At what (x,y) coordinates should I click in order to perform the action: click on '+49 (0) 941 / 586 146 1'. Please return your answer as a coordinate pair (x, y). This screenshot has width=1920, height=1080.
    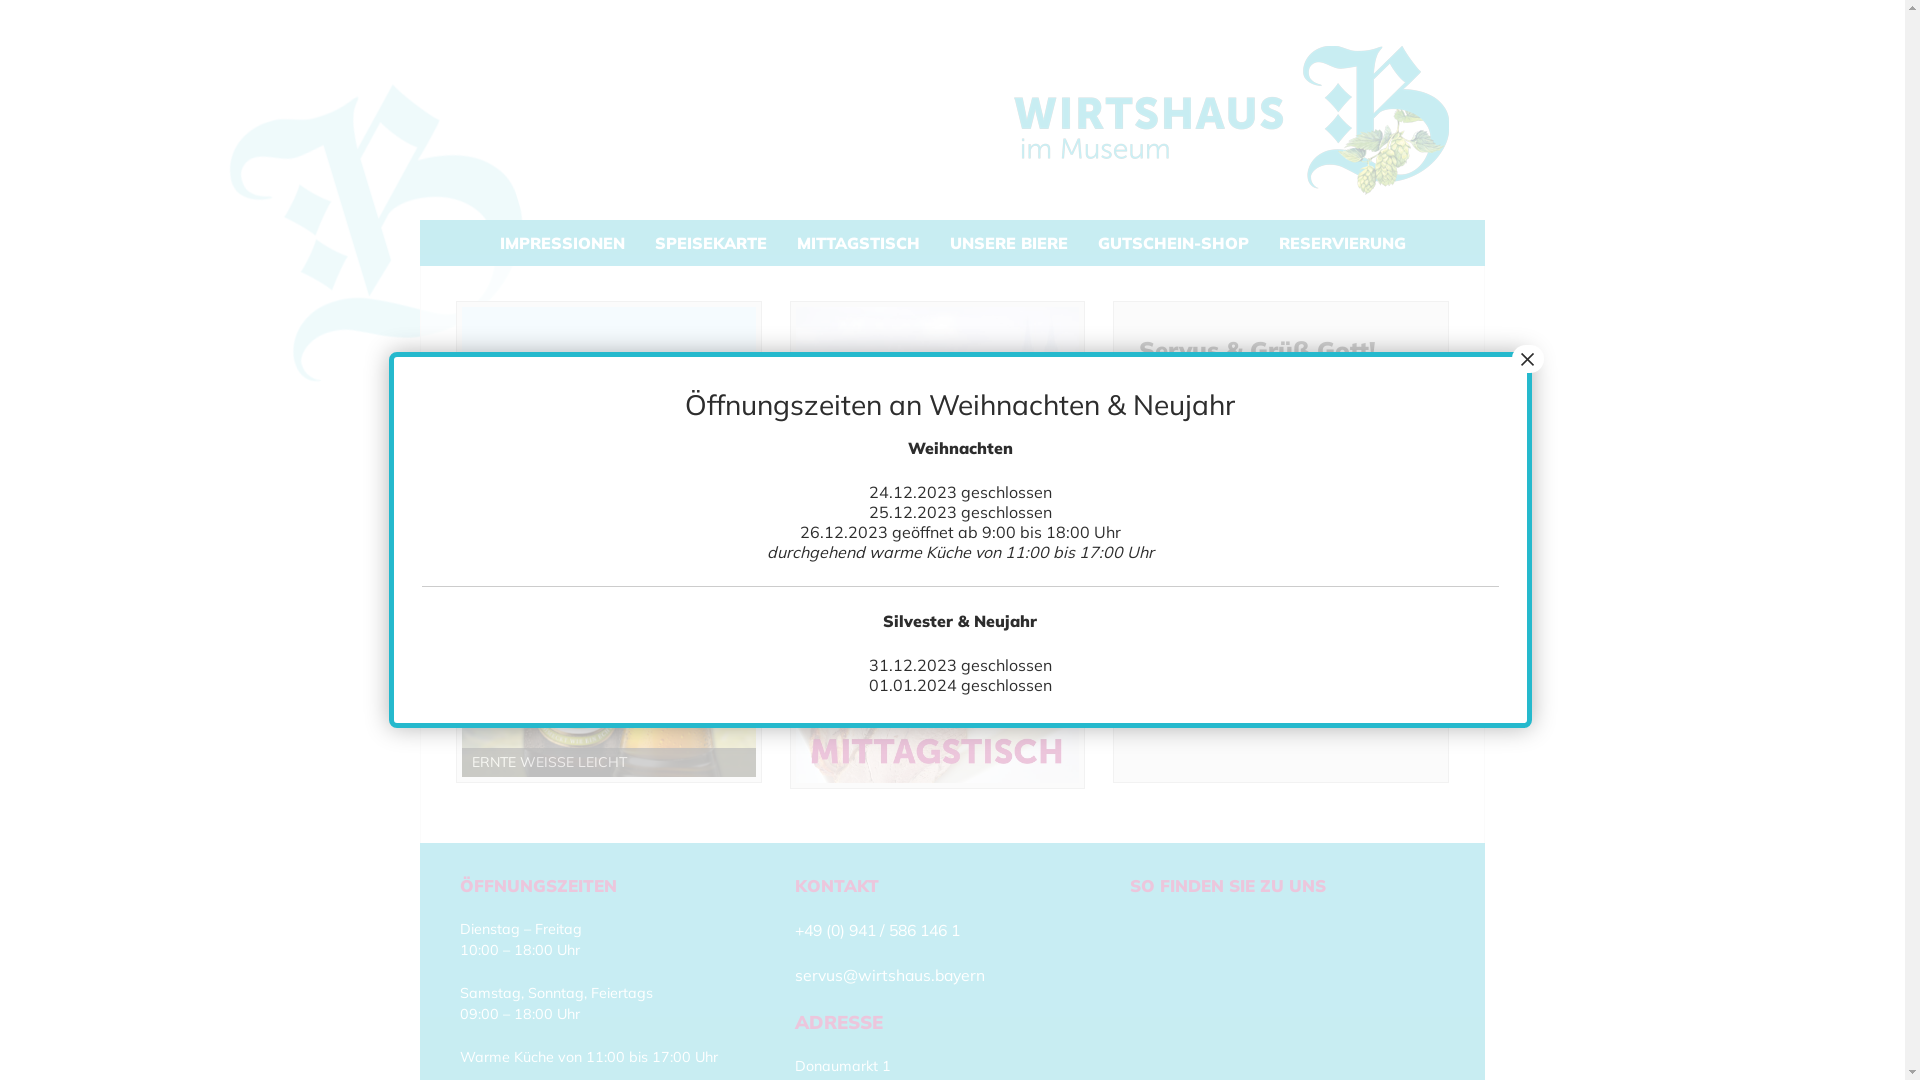
    Looking at the image, I should click on (794, 929).